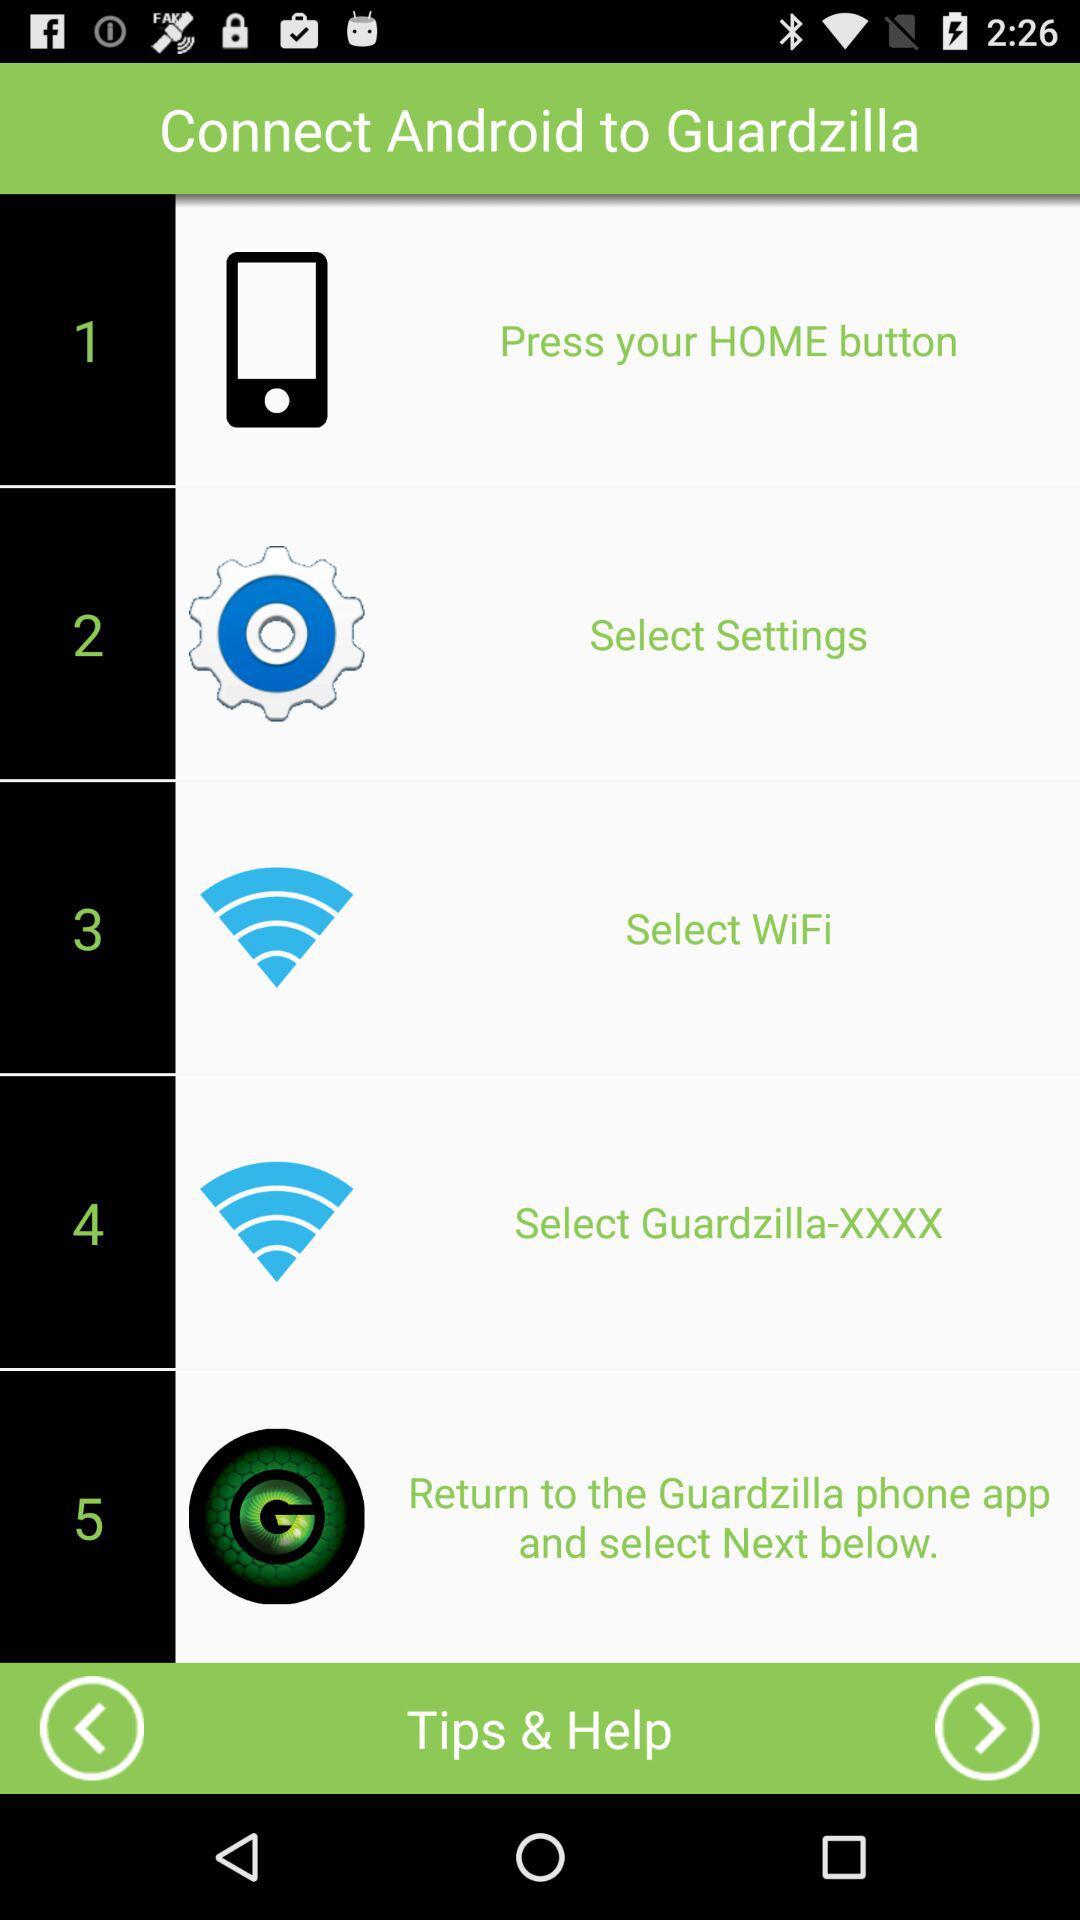  What do you see at coordinates (92, 1848) in the screenshot?
I see `the arrow_backward icon` at bounding box center [92, 1848].